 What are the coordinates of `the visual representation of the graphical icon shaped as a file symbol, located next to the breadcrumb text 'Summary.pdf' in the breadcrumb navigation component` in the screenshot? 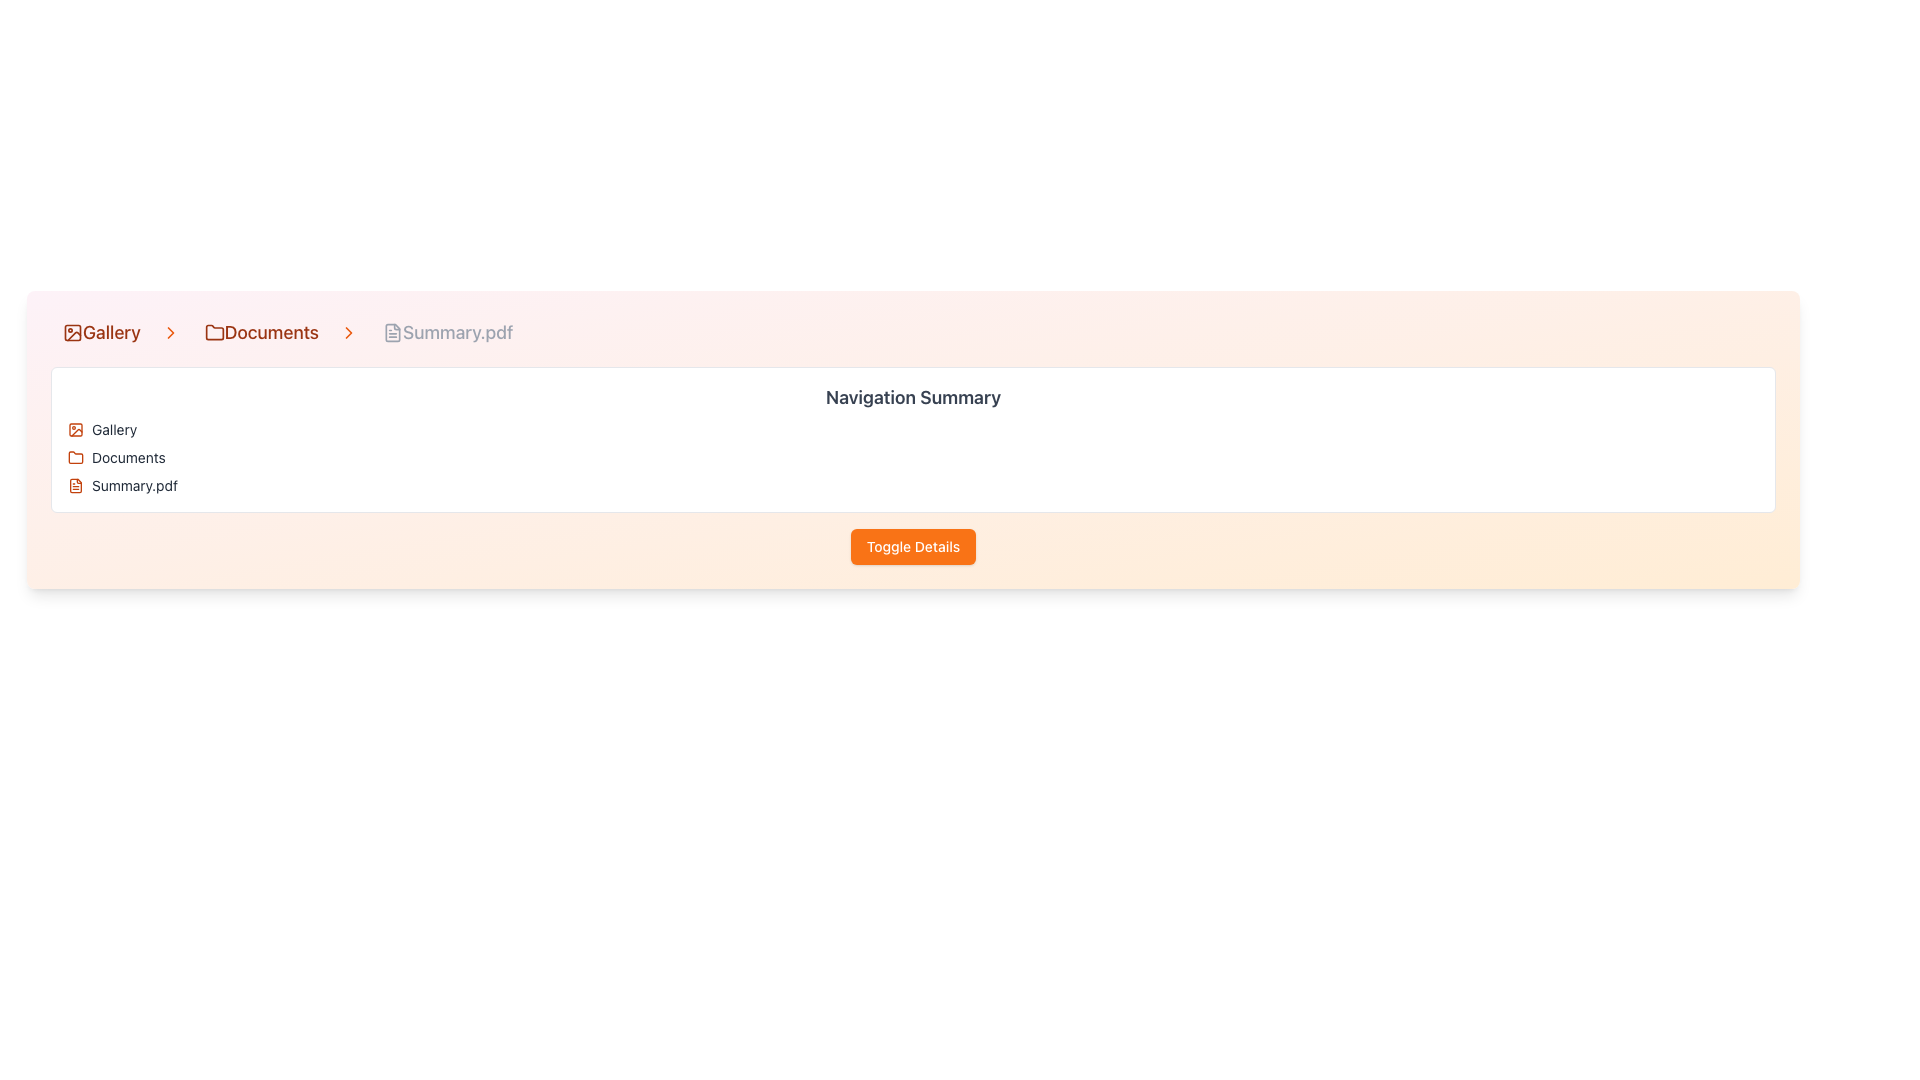 It's located at (393, 331).